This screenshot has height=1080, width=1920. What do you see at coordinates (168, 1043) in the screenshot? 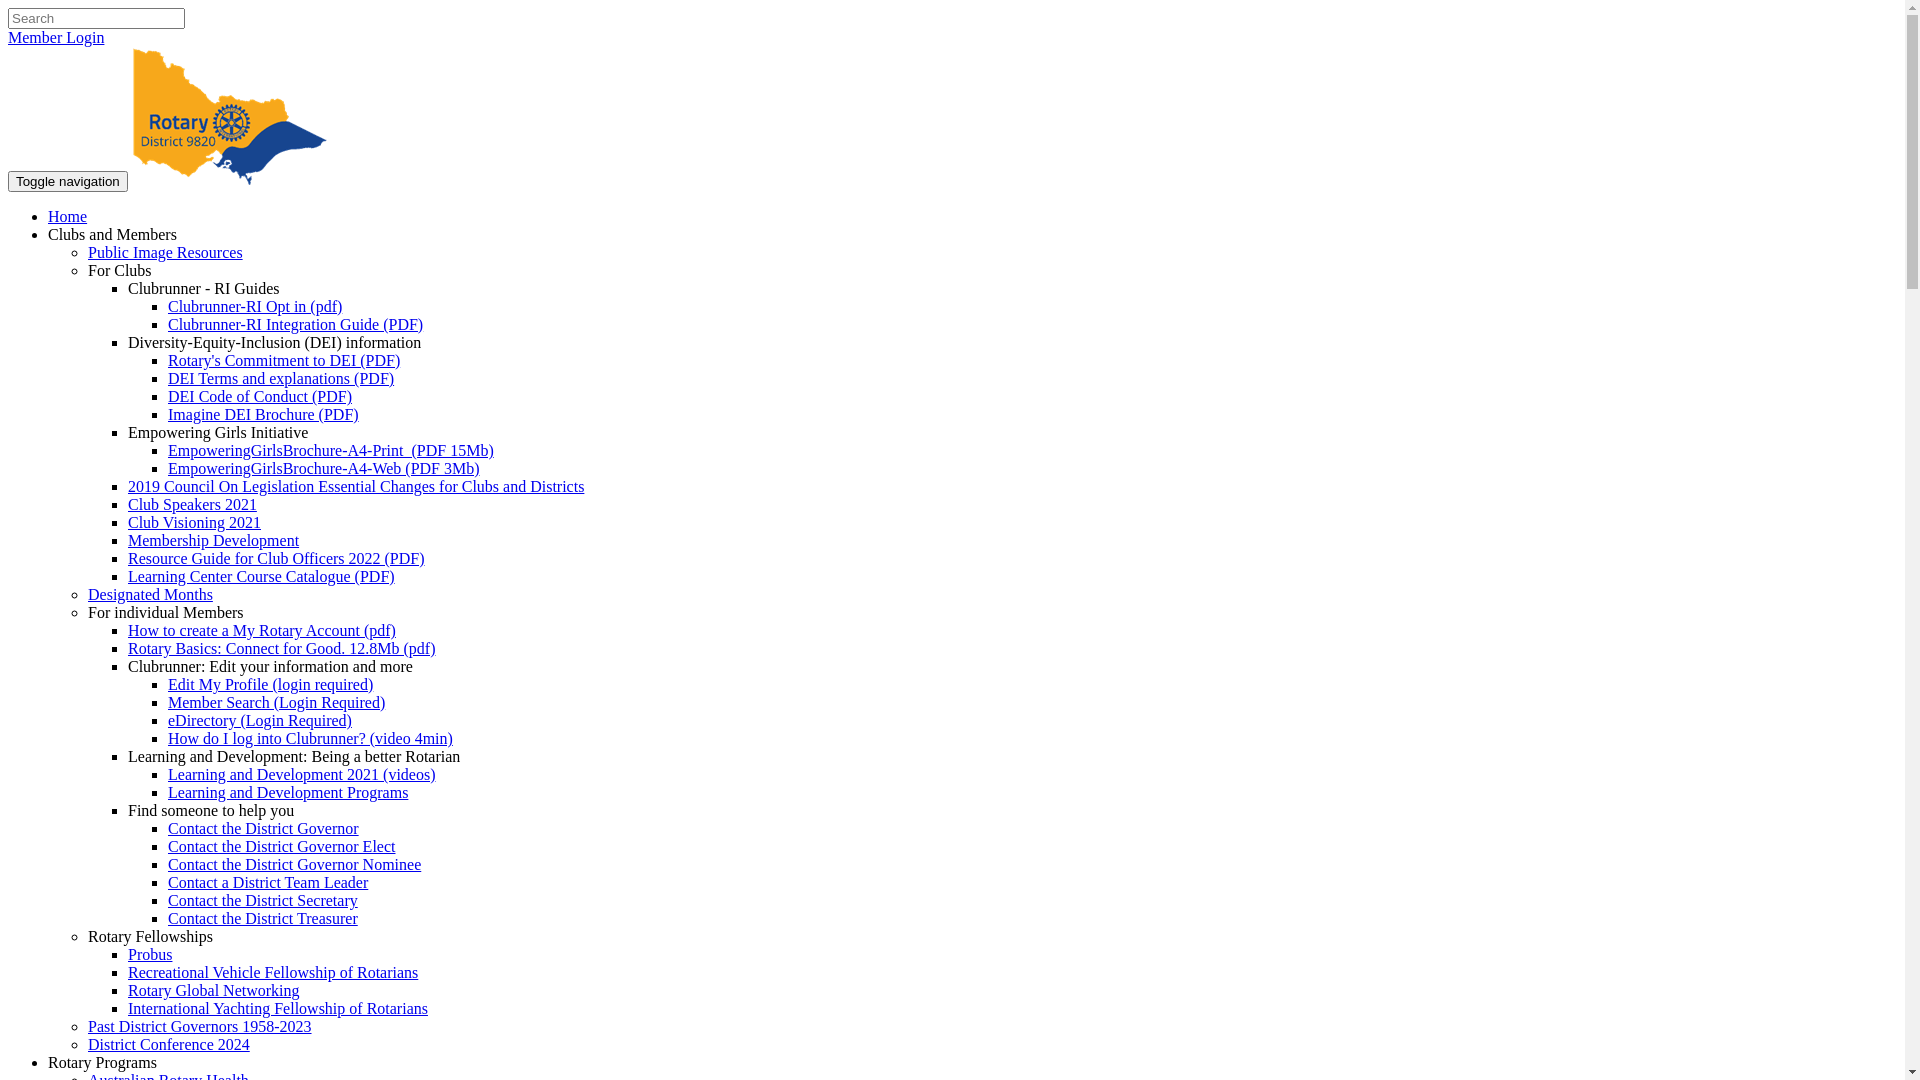
I see `'District Conference 2024'` at bounding box center [168, 1043].